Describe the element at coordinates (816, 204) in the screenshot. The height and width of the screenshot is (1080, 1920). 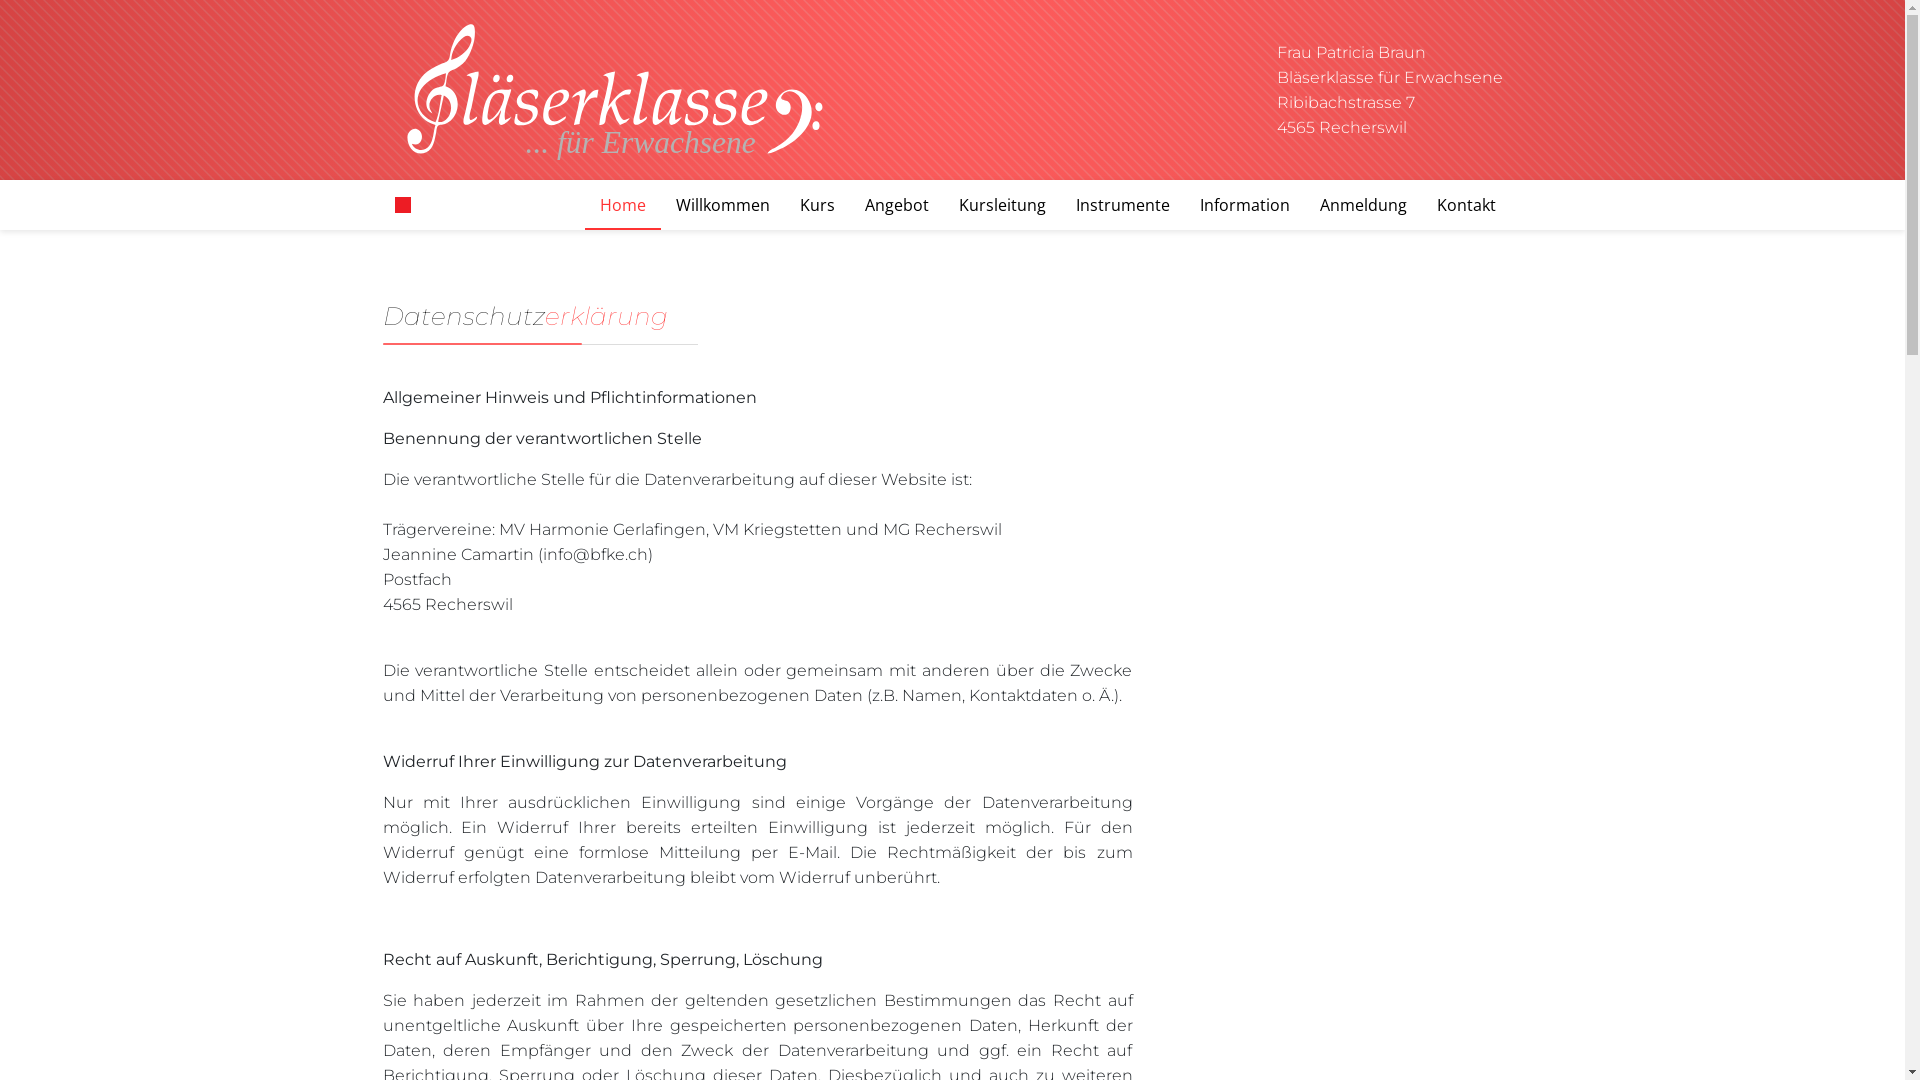
I see `'Kurs'` at that location.